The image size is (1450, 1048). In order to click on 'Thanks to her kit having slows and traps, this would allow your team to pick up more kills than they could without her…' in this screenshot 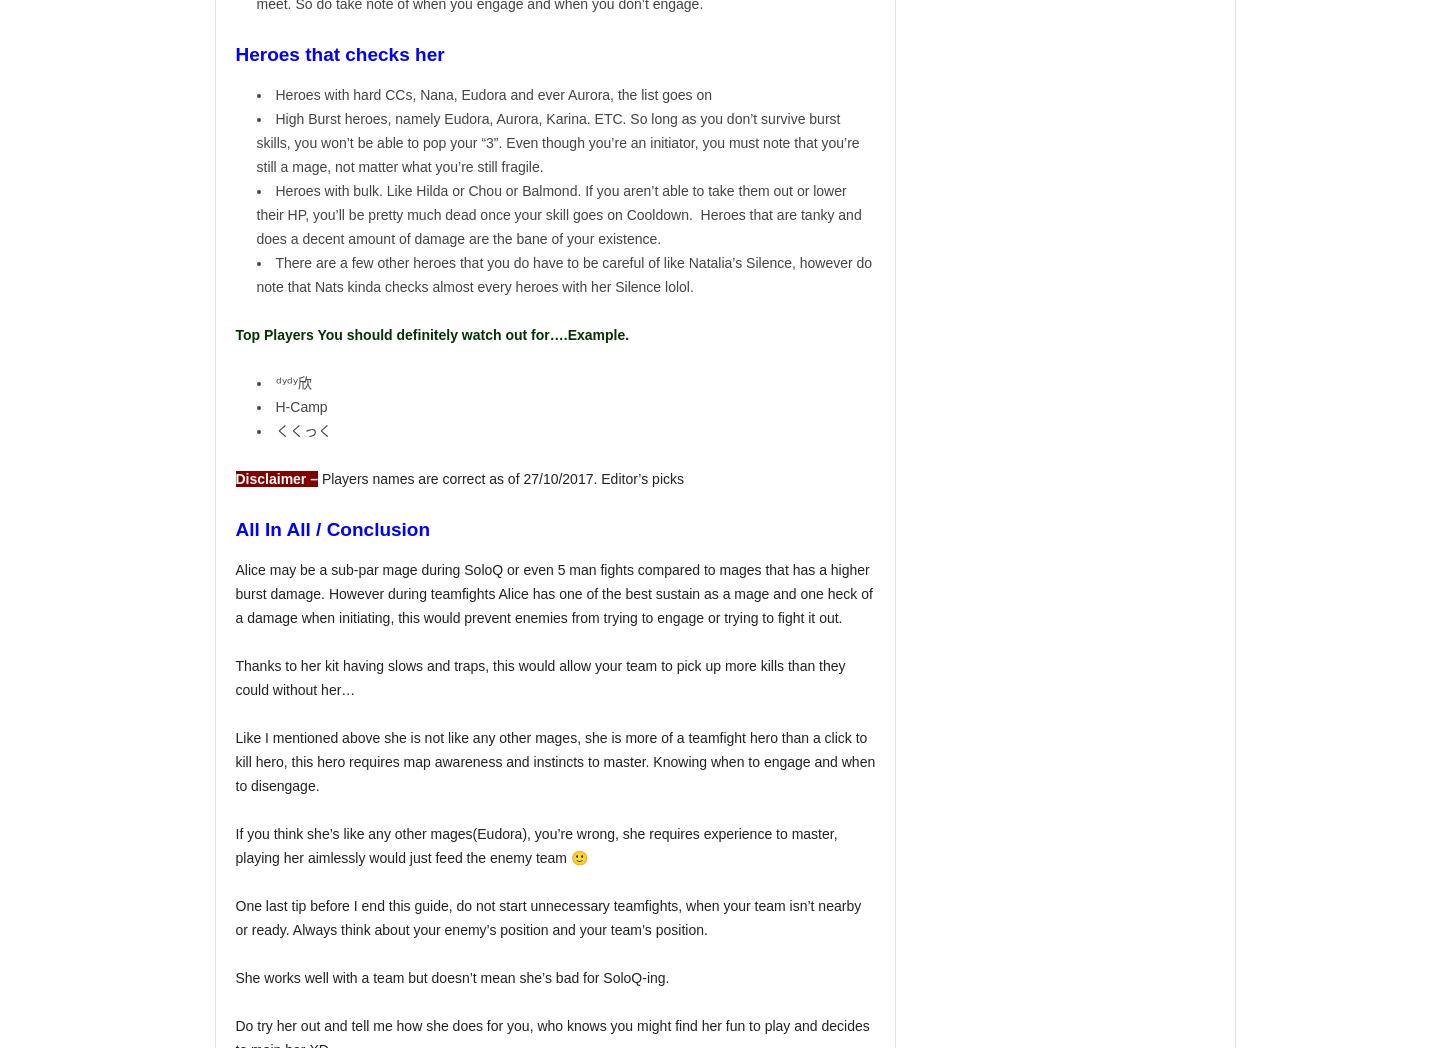, I will do `click(539, 677)`.